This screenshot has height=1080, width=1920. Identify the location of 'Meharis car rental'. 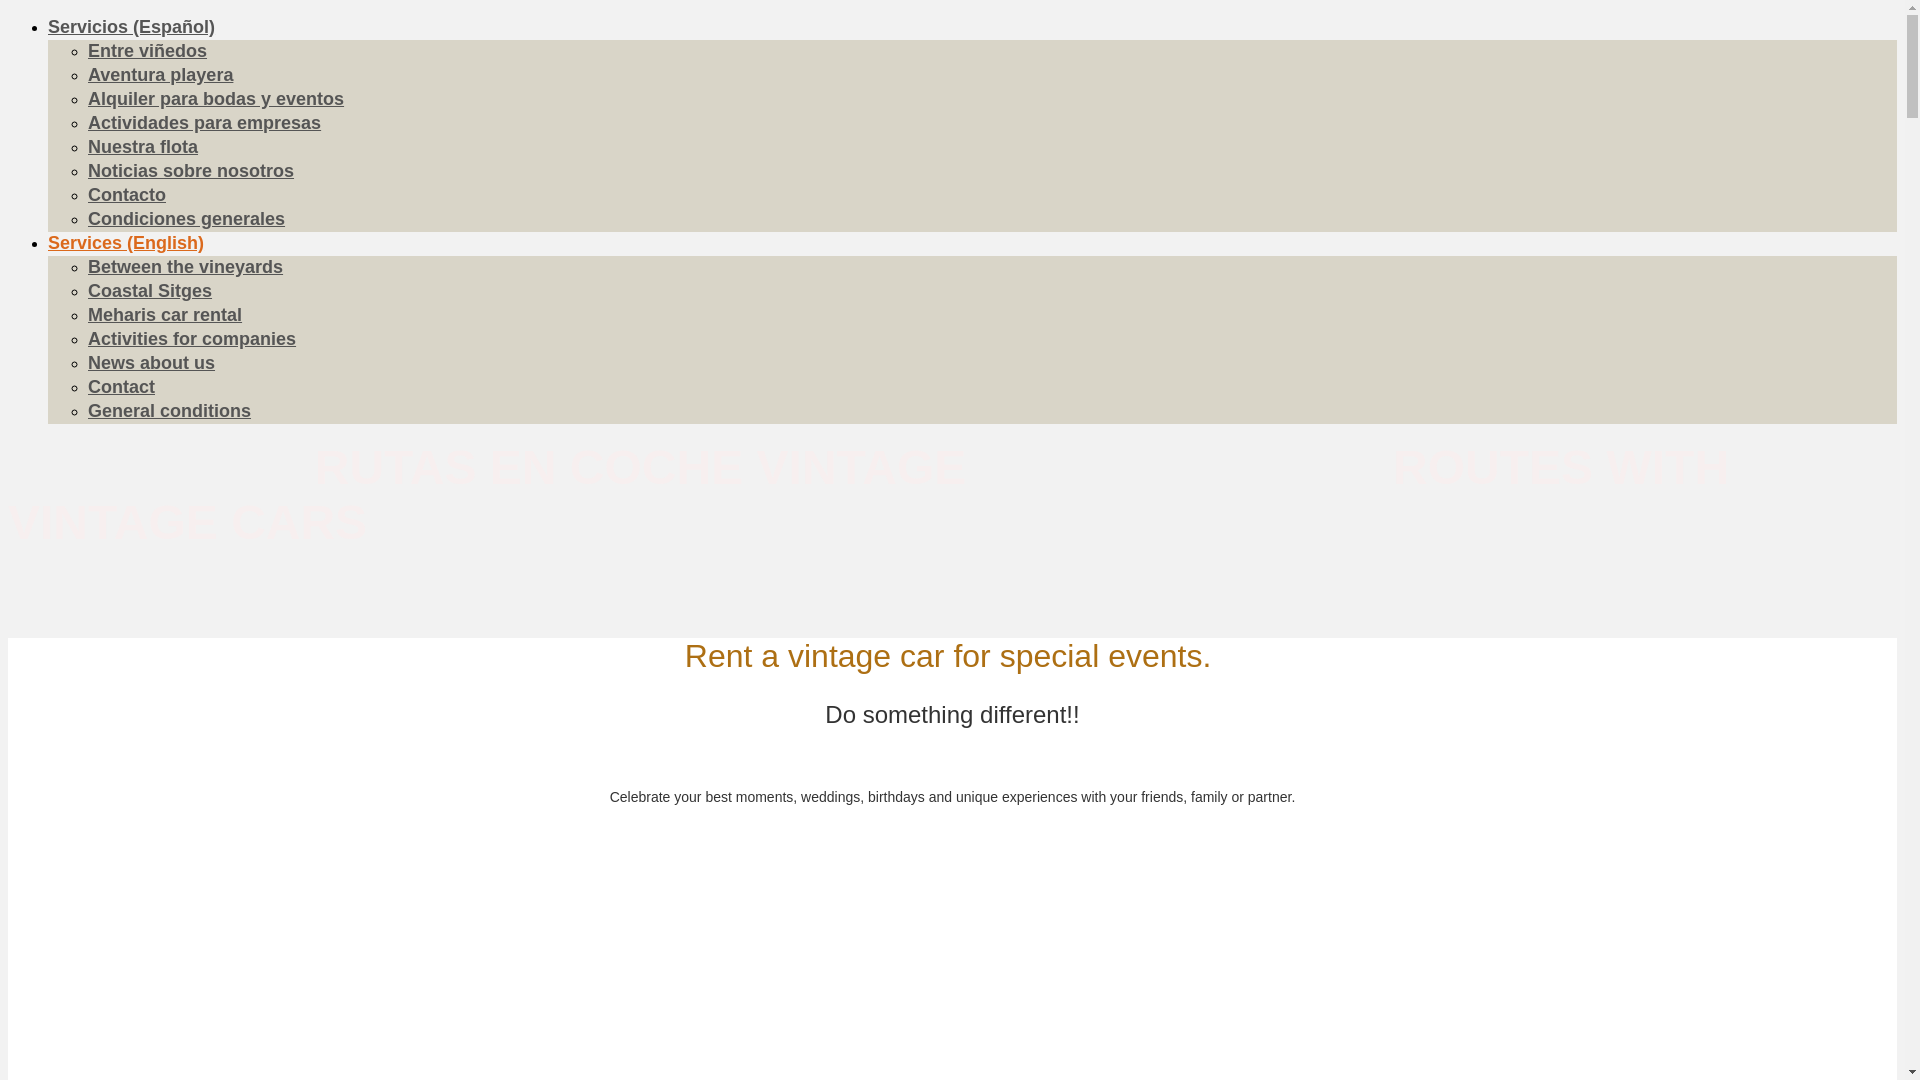
(86, 315).